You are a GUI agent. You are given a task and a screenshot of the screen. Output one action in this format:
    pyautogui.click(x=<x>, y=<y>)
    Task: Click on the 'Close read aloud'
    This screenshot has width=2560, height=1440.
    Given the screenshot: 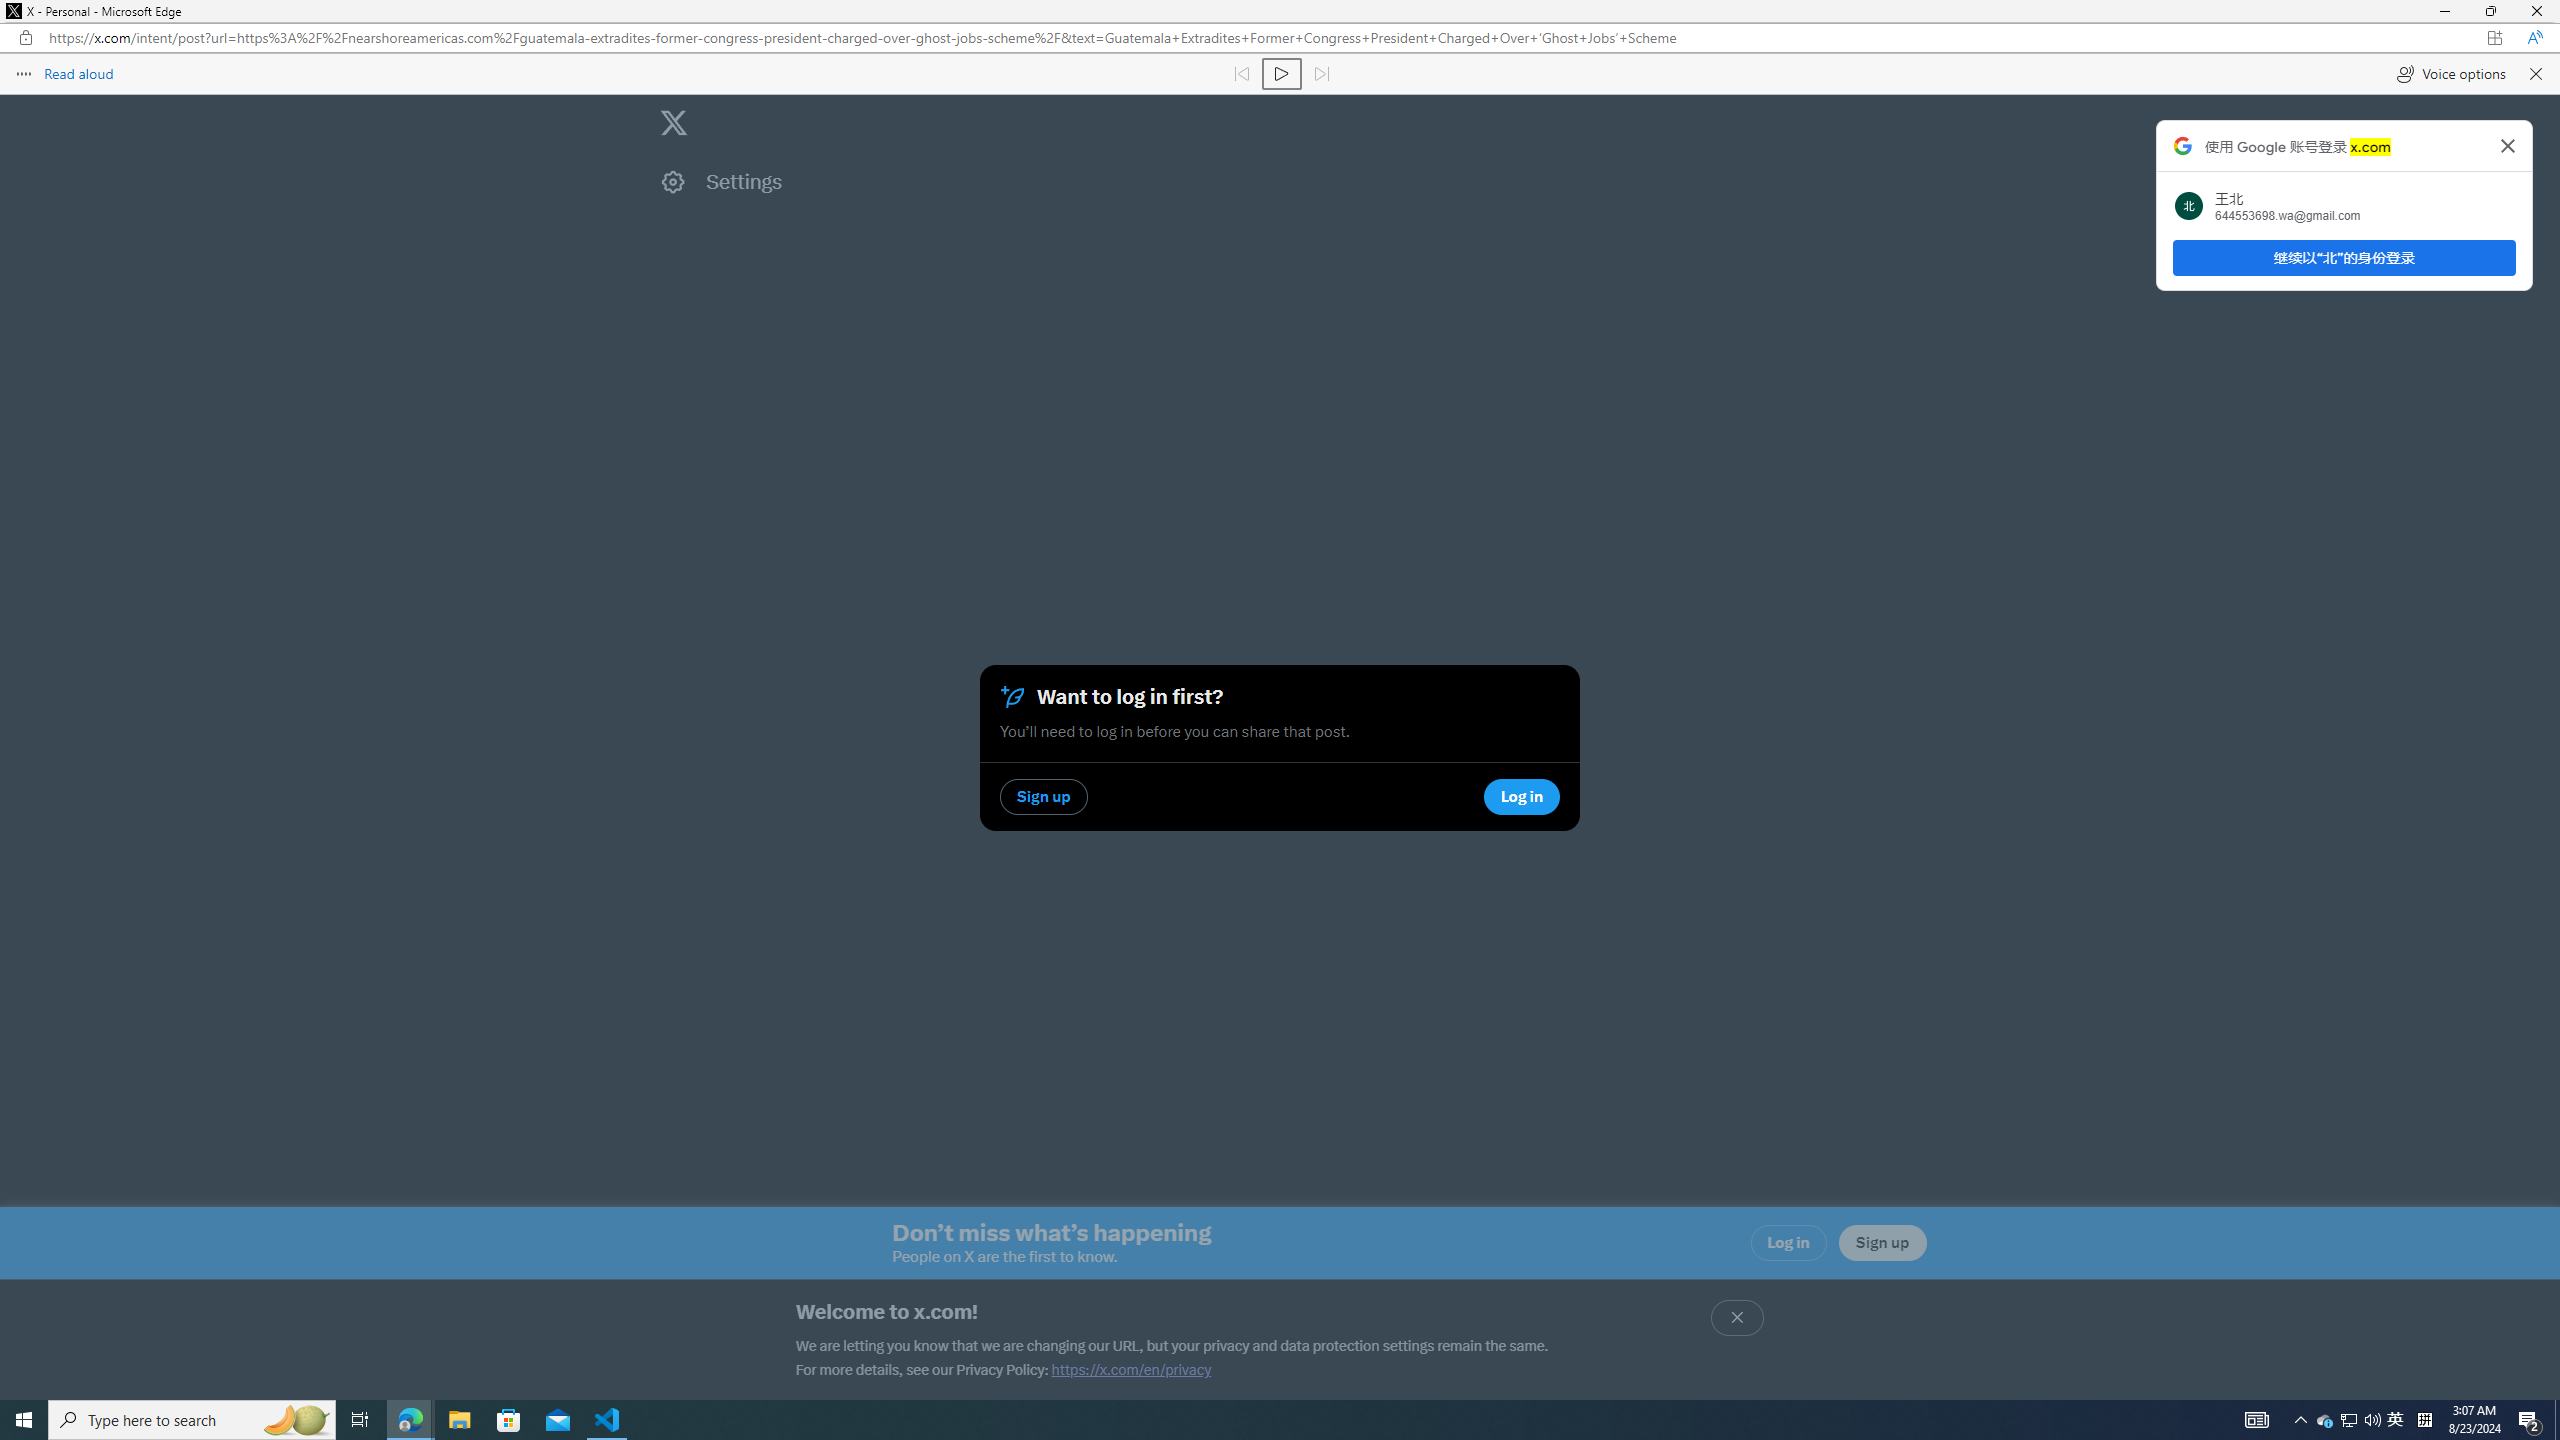 What is the action you would take?
    pyautogui.click(x=2533, y=72)
    